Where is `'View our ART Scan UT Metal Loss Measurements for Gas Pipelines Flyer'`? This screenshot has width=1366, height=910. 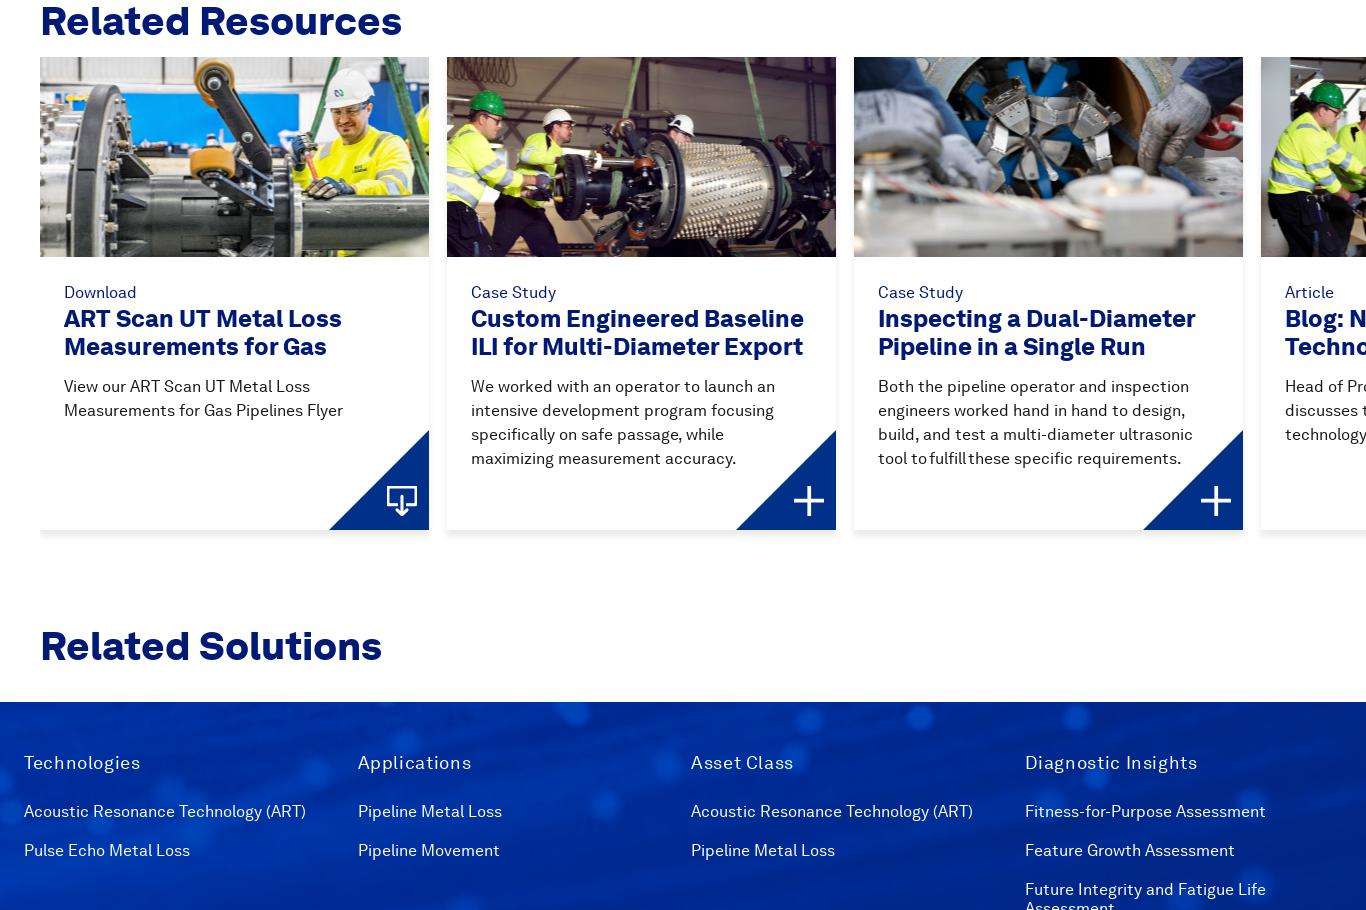 'View our ART Scan UT Metal Loss Measurements for Gas Pipelines Flyer' is located at coordinates (202, 396).